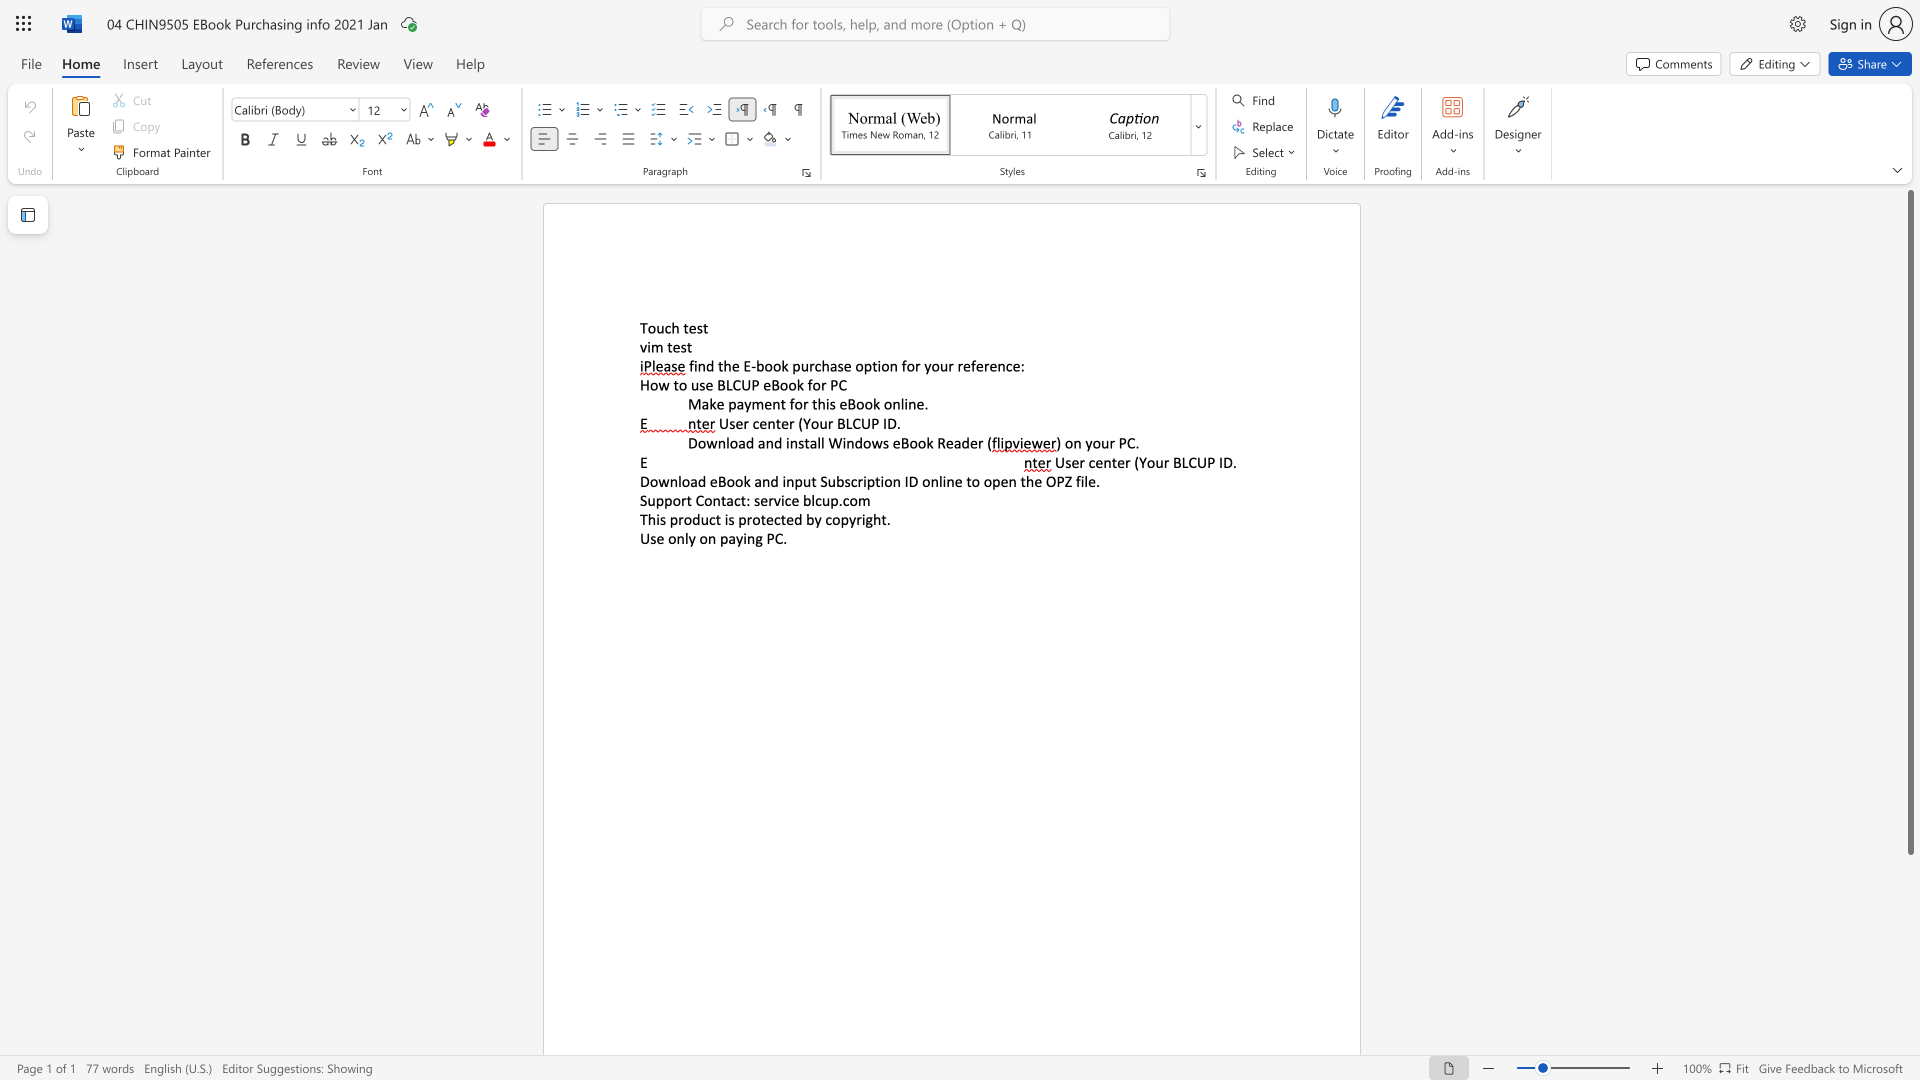  Describe the element at coordinates (745, 422) in the screenshot. I see `the 1th character "r" in the text` at that location.